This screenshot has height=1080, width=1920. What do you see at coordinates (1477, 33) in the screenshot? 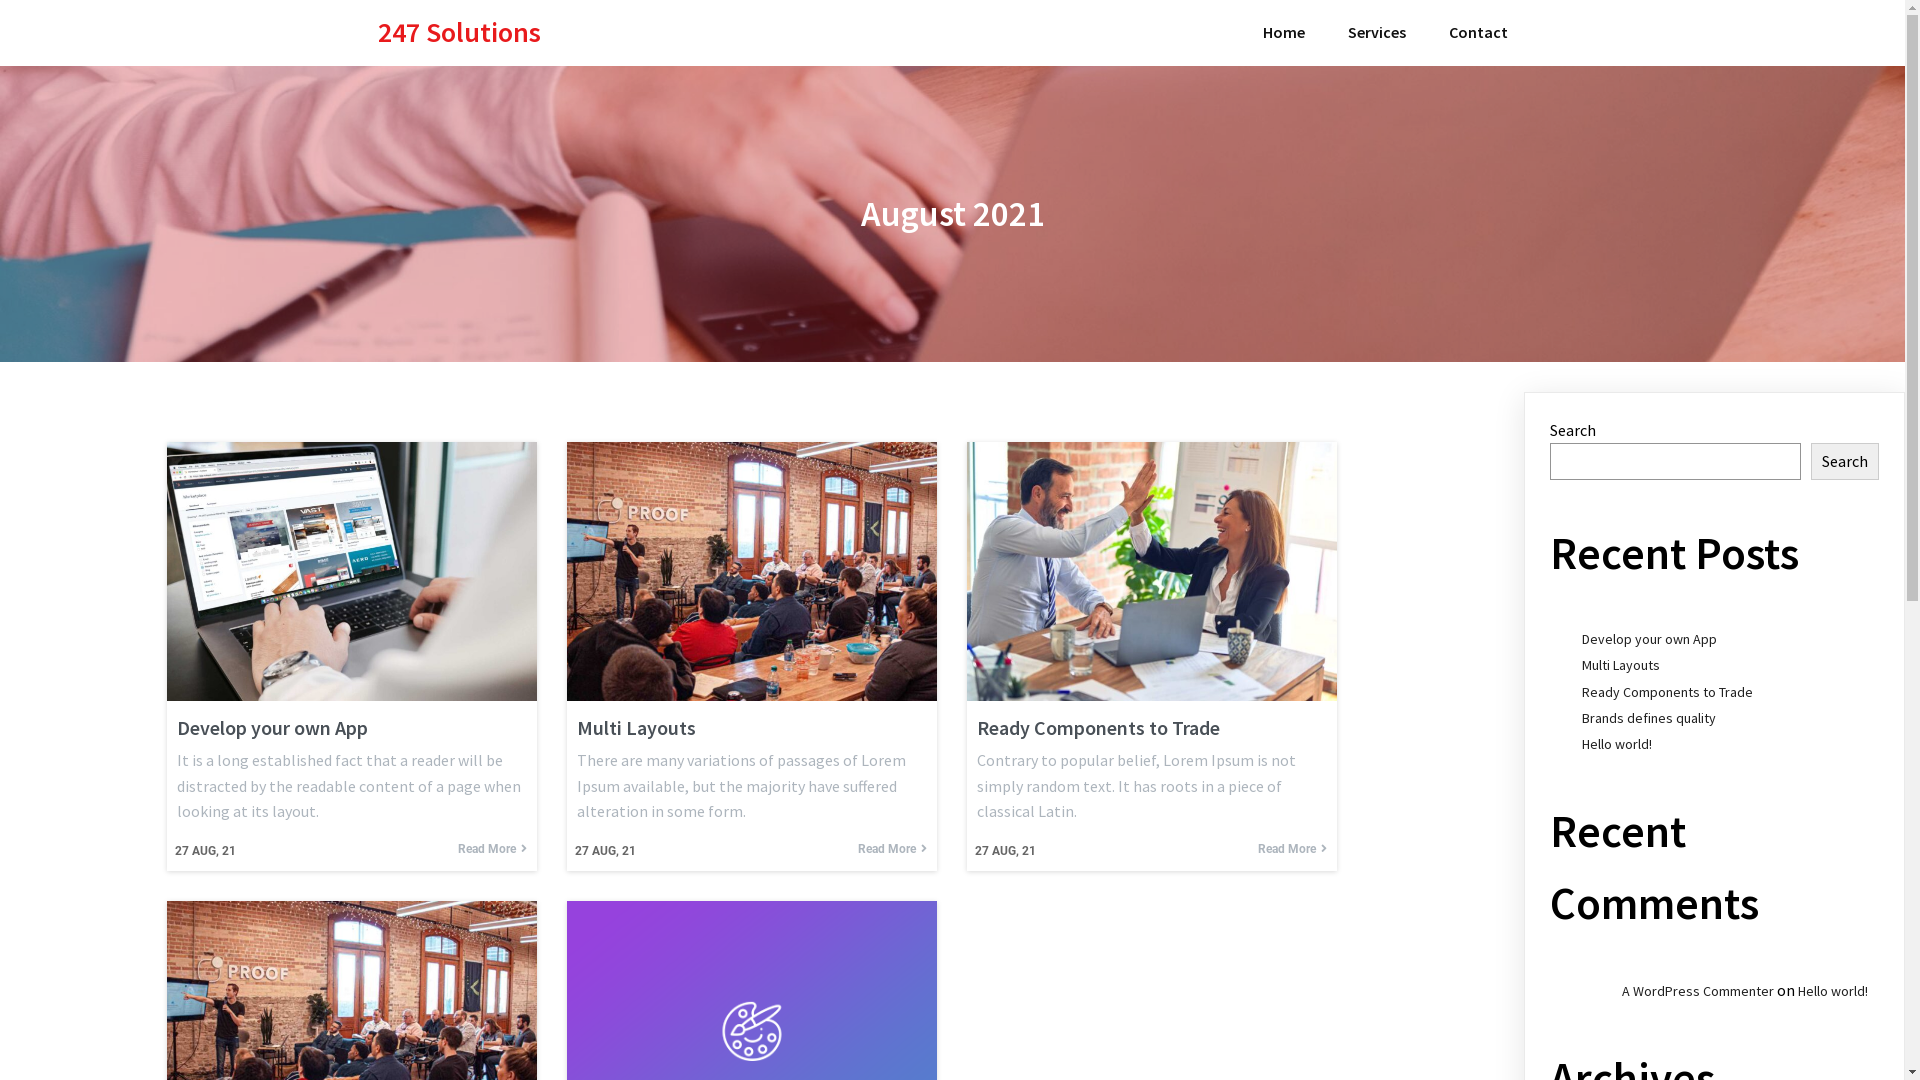
I see `'Contact'` at bounding box center [1477, 33].